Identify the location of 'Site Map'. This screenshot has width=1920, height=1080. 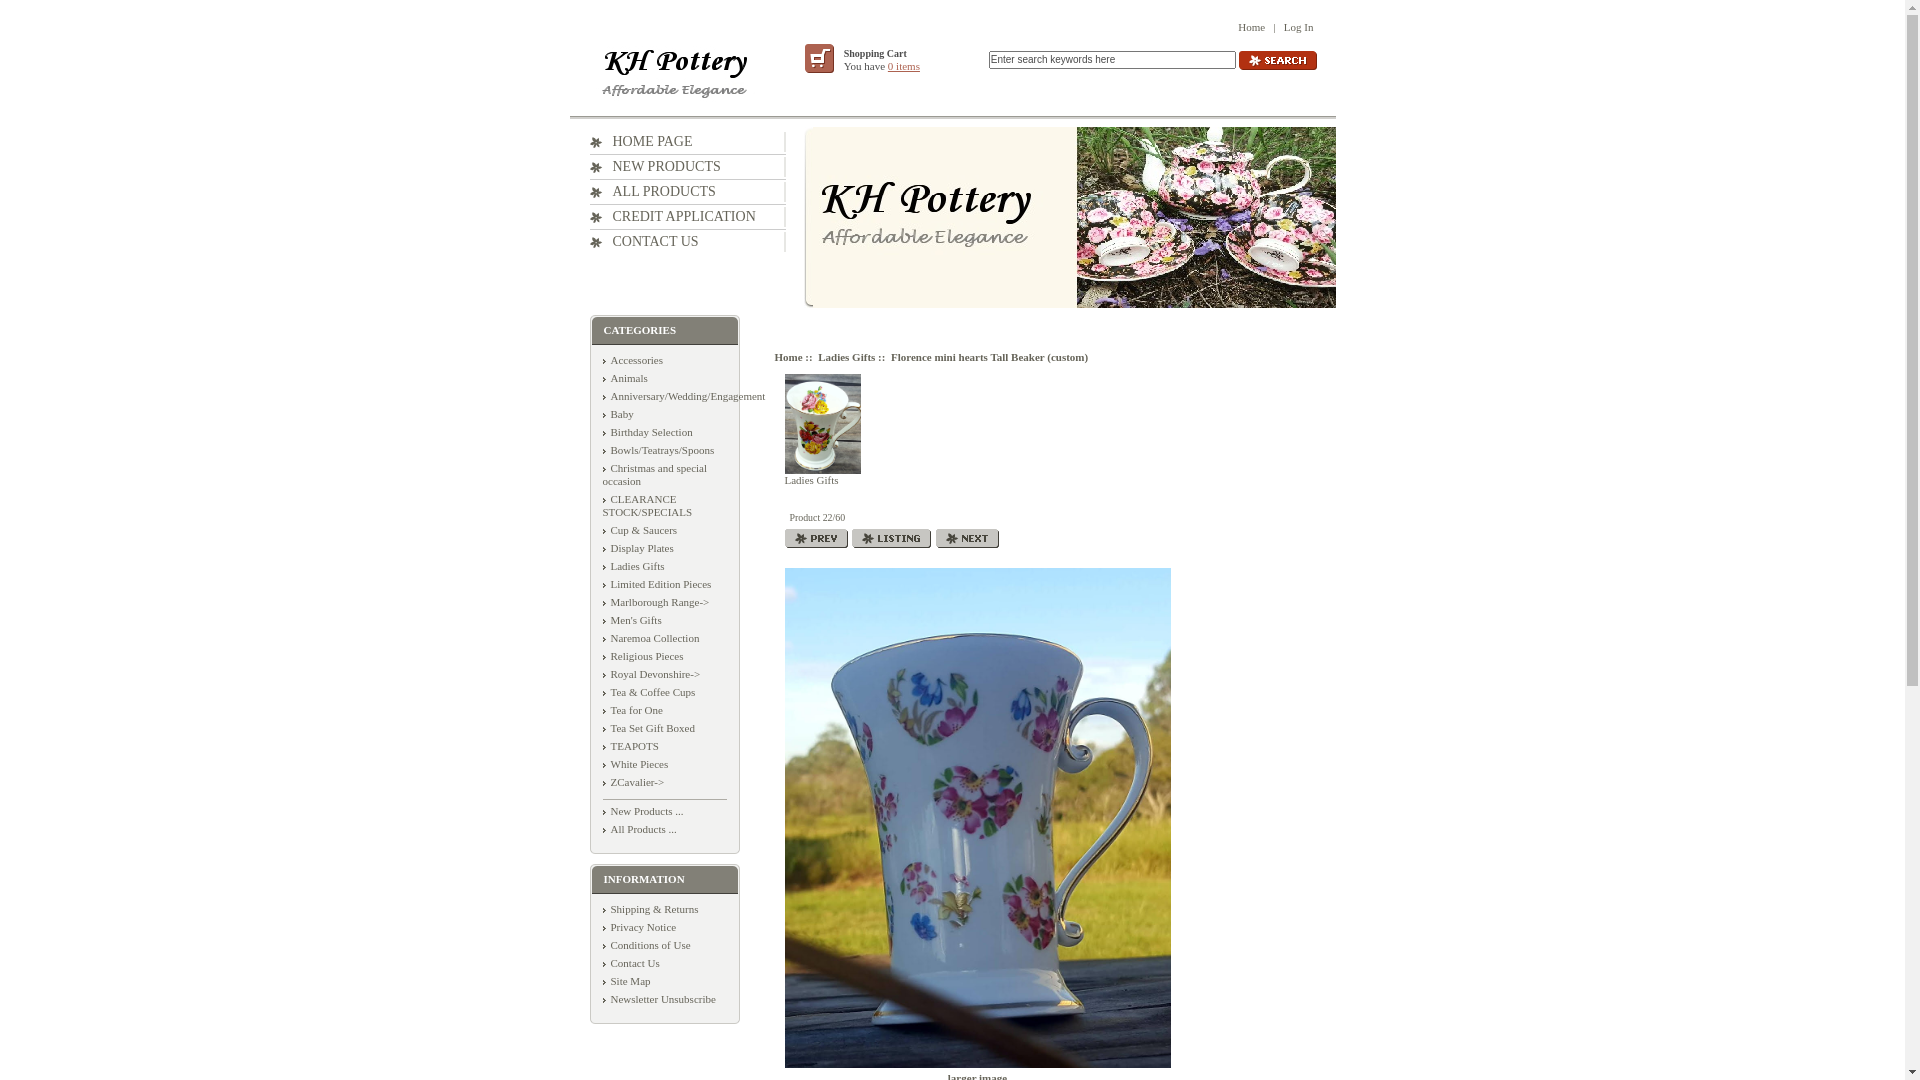
(624, 979).